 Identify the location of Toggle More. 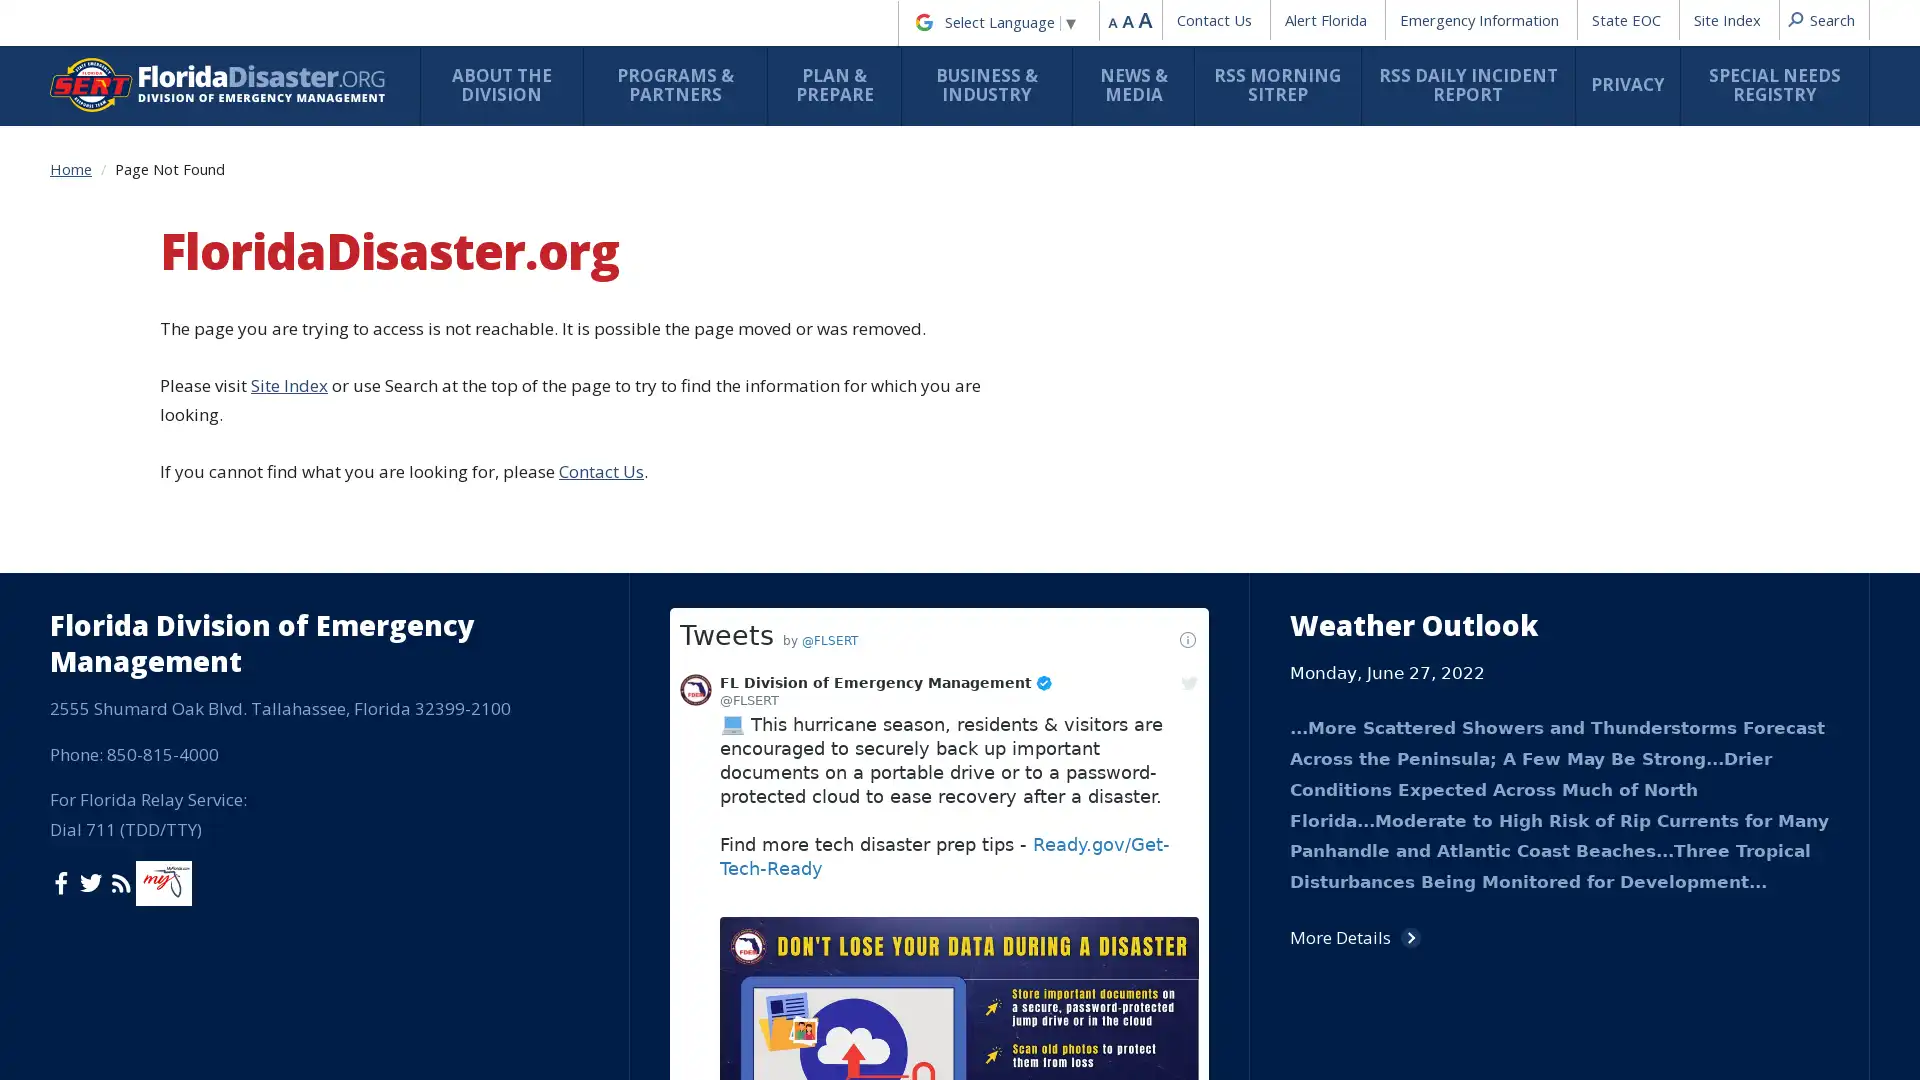
(801, 794).